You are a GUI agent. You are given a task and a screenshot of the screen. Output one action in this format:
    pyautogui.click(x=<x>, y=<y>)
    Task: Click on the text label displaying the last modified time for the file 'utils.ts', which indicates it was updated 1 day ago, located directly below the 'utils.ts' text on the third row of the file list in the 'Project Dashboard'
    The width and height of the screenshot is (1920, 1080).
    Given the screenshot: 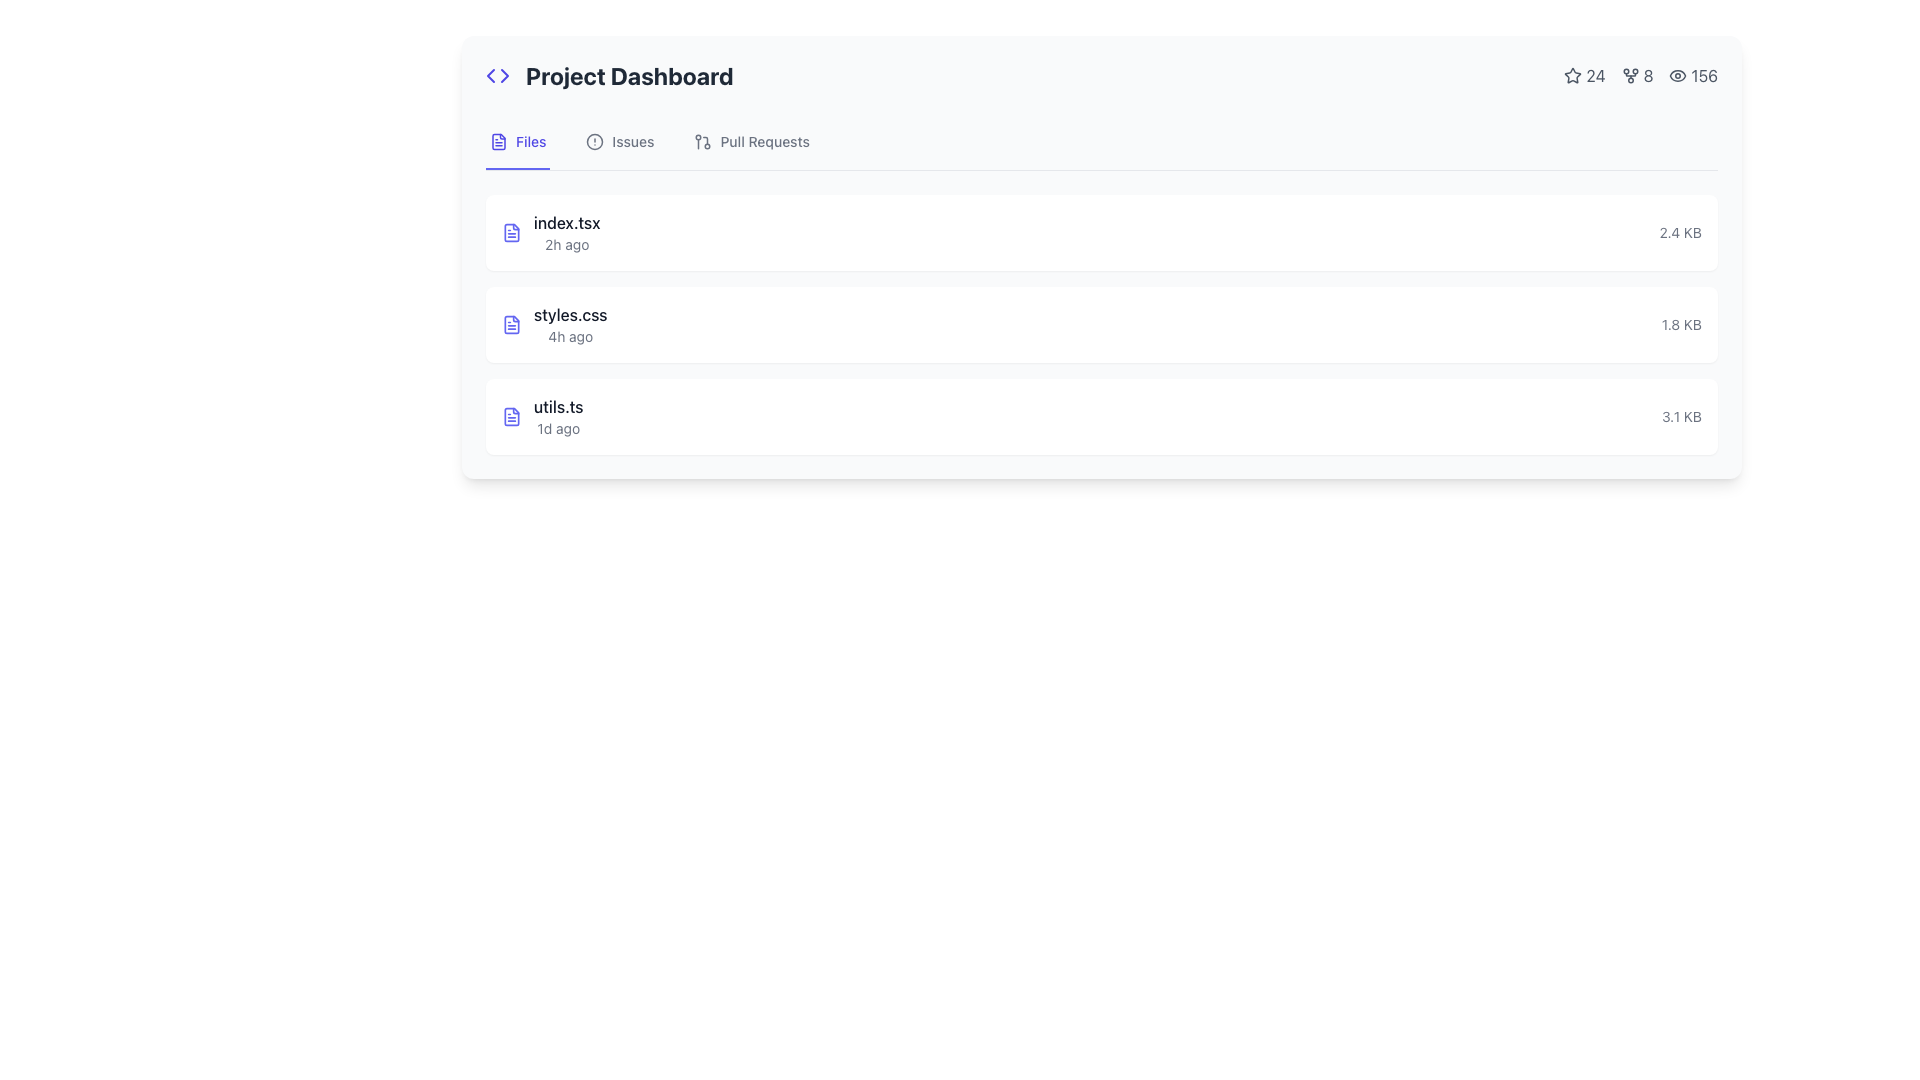 What is the action you would take?
    pyautogui.click(x=558, y=427)
    